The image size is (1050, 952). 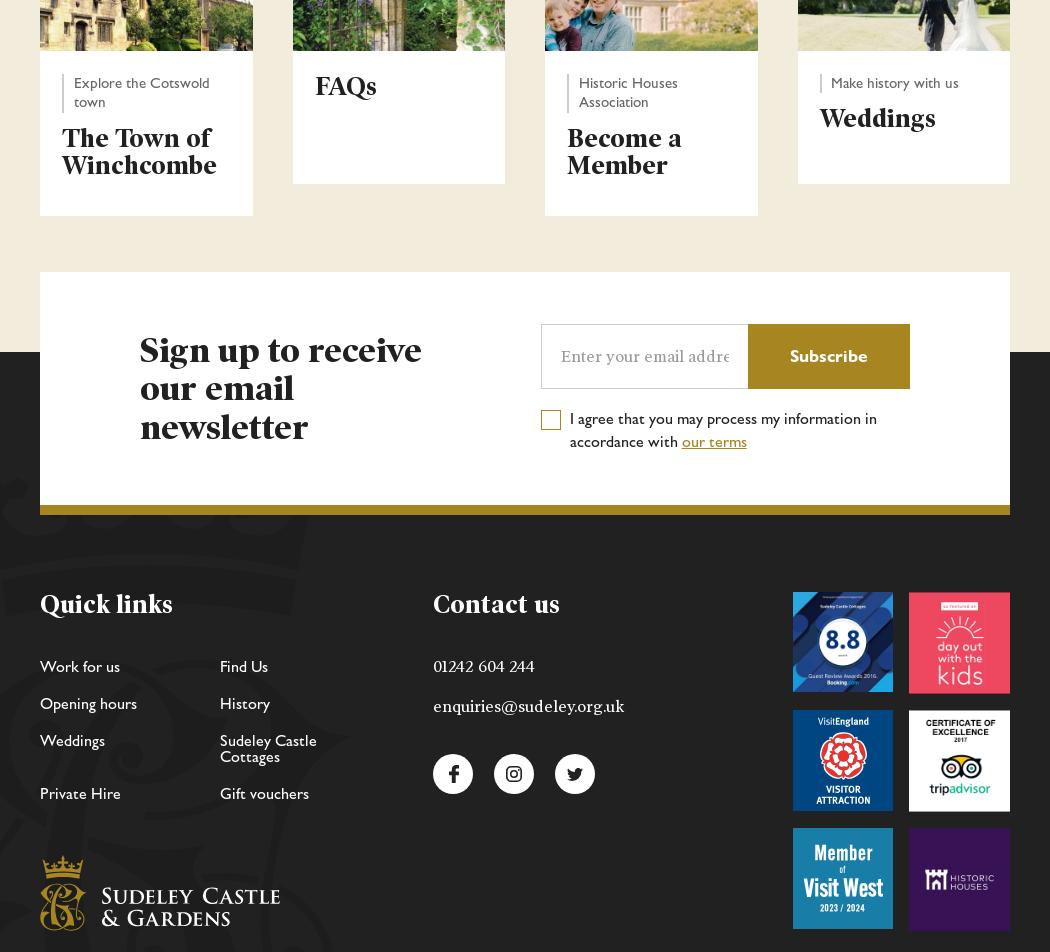 What do you see at coordinates (344, 85) in the screenshot?
I see `'FAQs'` at bounding box center [344, 85].